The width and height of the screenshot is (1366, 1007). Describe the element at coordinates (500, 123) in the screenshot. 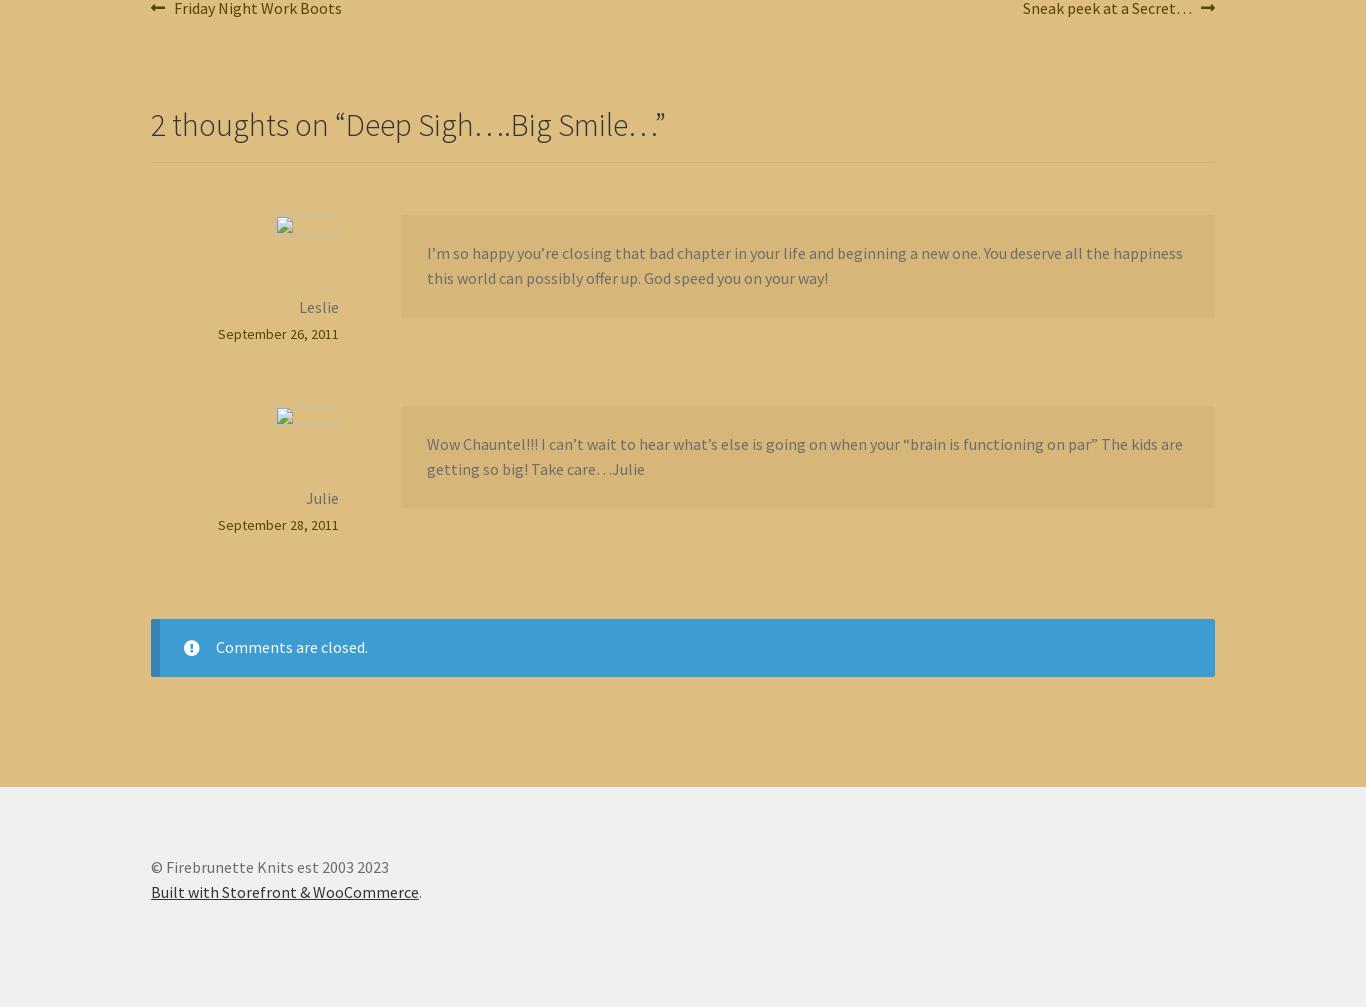

I see `'Deep Sigh….Big Smile…'` at that location.